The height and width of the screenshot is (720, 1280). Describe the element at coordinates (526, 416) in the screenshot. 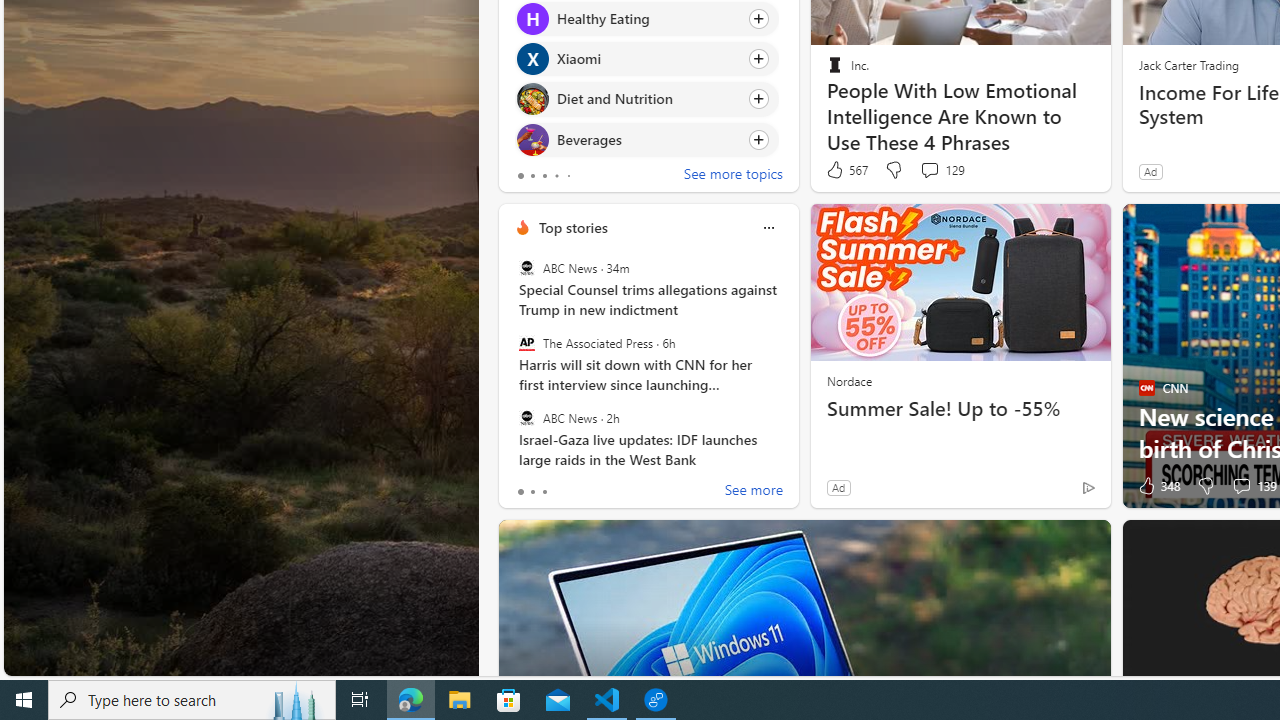

I see `'ABC News'` at that location.